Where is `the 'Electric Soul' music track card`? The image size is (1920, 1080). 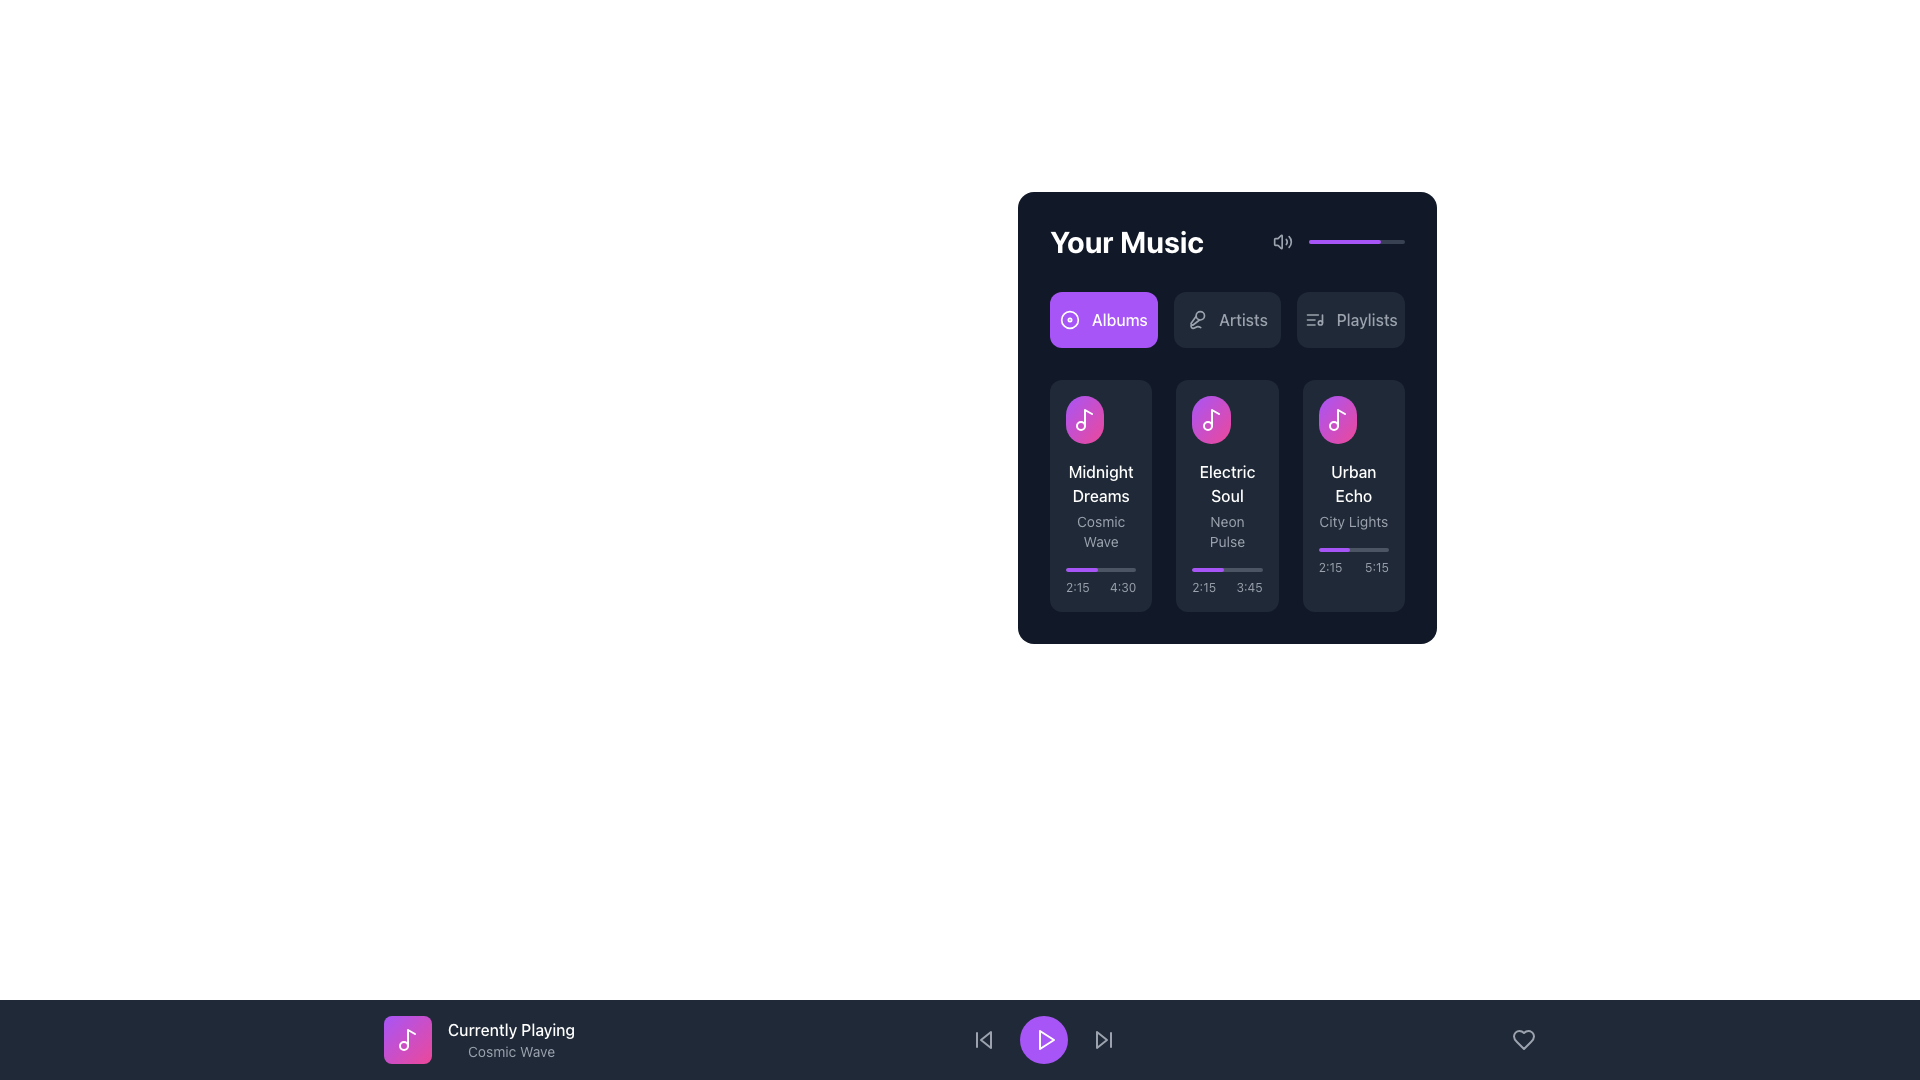
the 'Electric Soul' music track card is located at coordinates (1226, 495).